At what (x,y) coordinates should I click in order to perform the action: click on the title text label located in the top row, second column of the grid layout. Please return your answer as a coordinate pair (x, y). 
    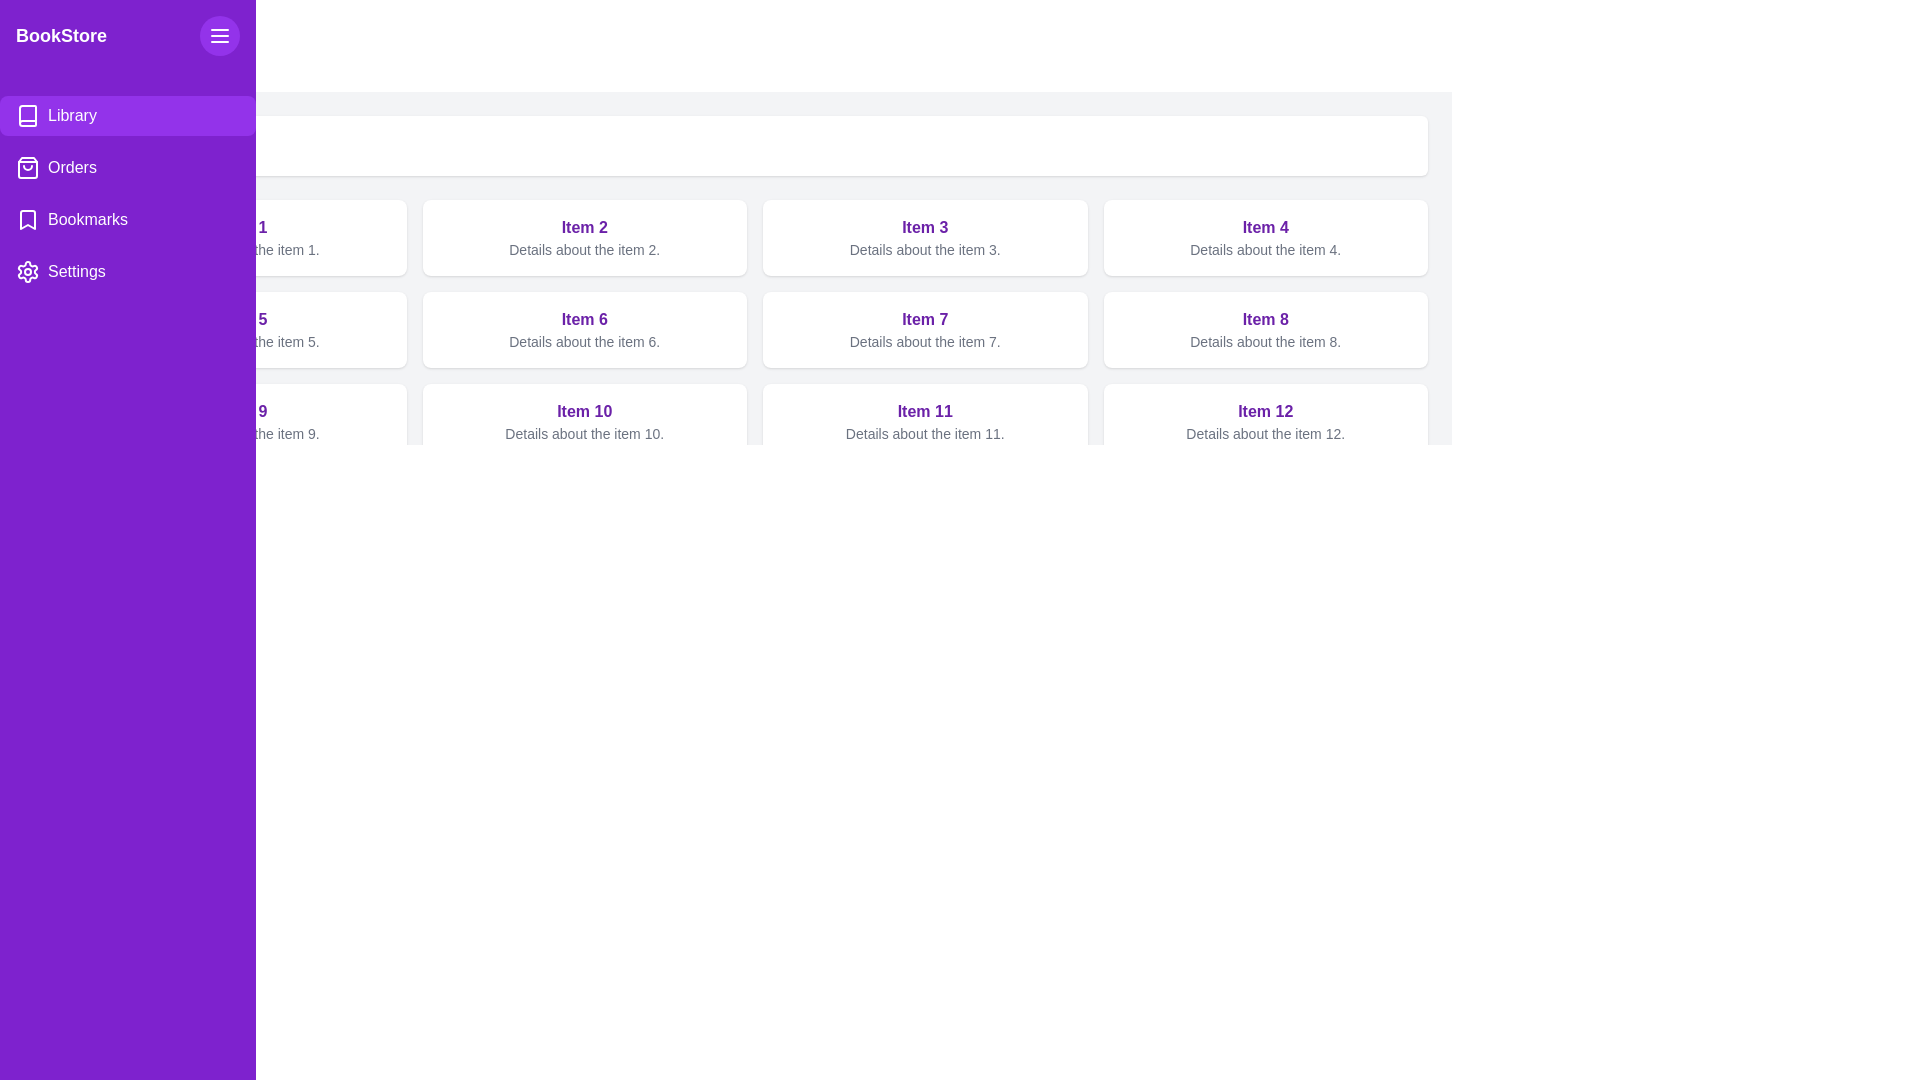
    Looking at the image, I should click on (583, 226).